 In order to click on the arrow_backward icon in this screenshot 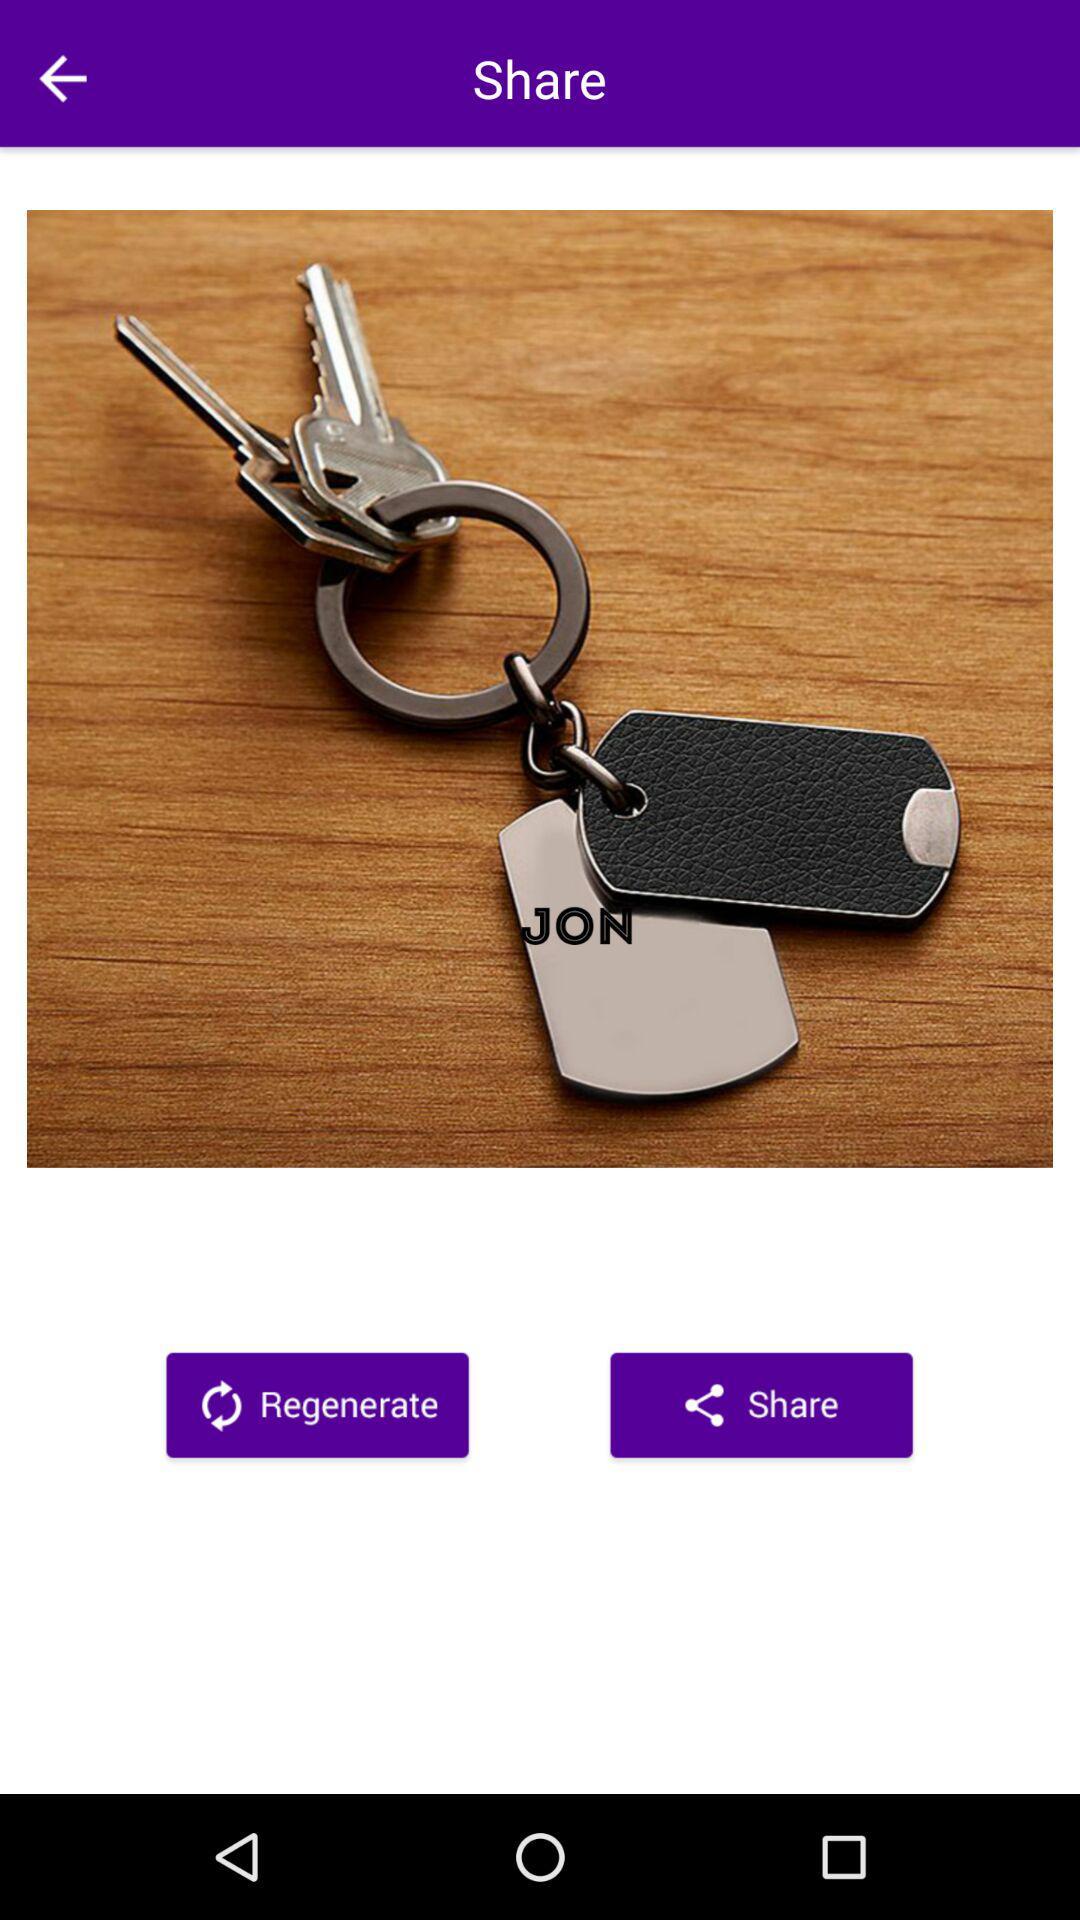, I will do `click(61, 83)`.